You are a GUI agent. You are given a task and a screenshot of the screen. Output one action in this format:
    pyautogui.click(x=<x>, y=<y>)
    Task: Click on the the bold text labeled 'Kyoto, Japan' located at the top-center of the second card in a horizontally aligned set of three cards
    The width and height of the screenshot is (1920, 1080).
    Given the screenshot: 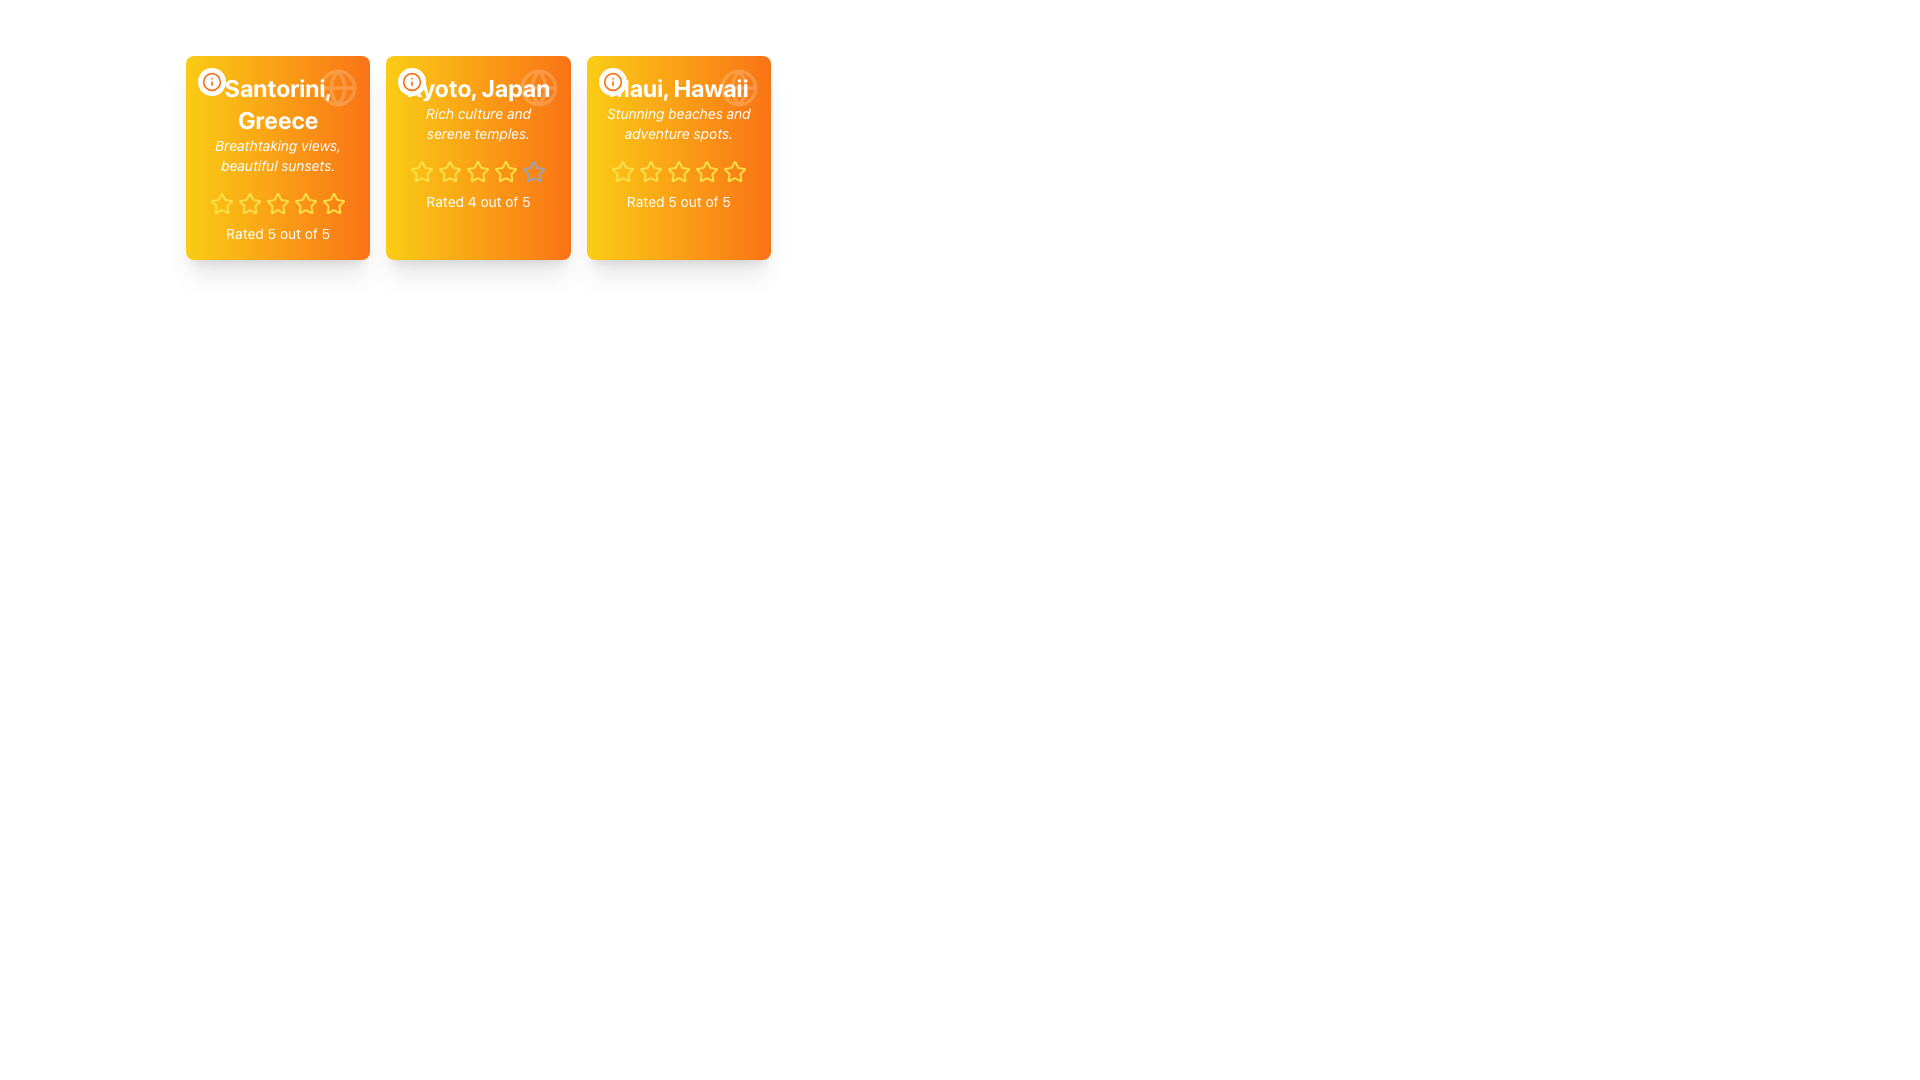 What is the action you would take?
    pyautogui.click(x=477, y=87)
    